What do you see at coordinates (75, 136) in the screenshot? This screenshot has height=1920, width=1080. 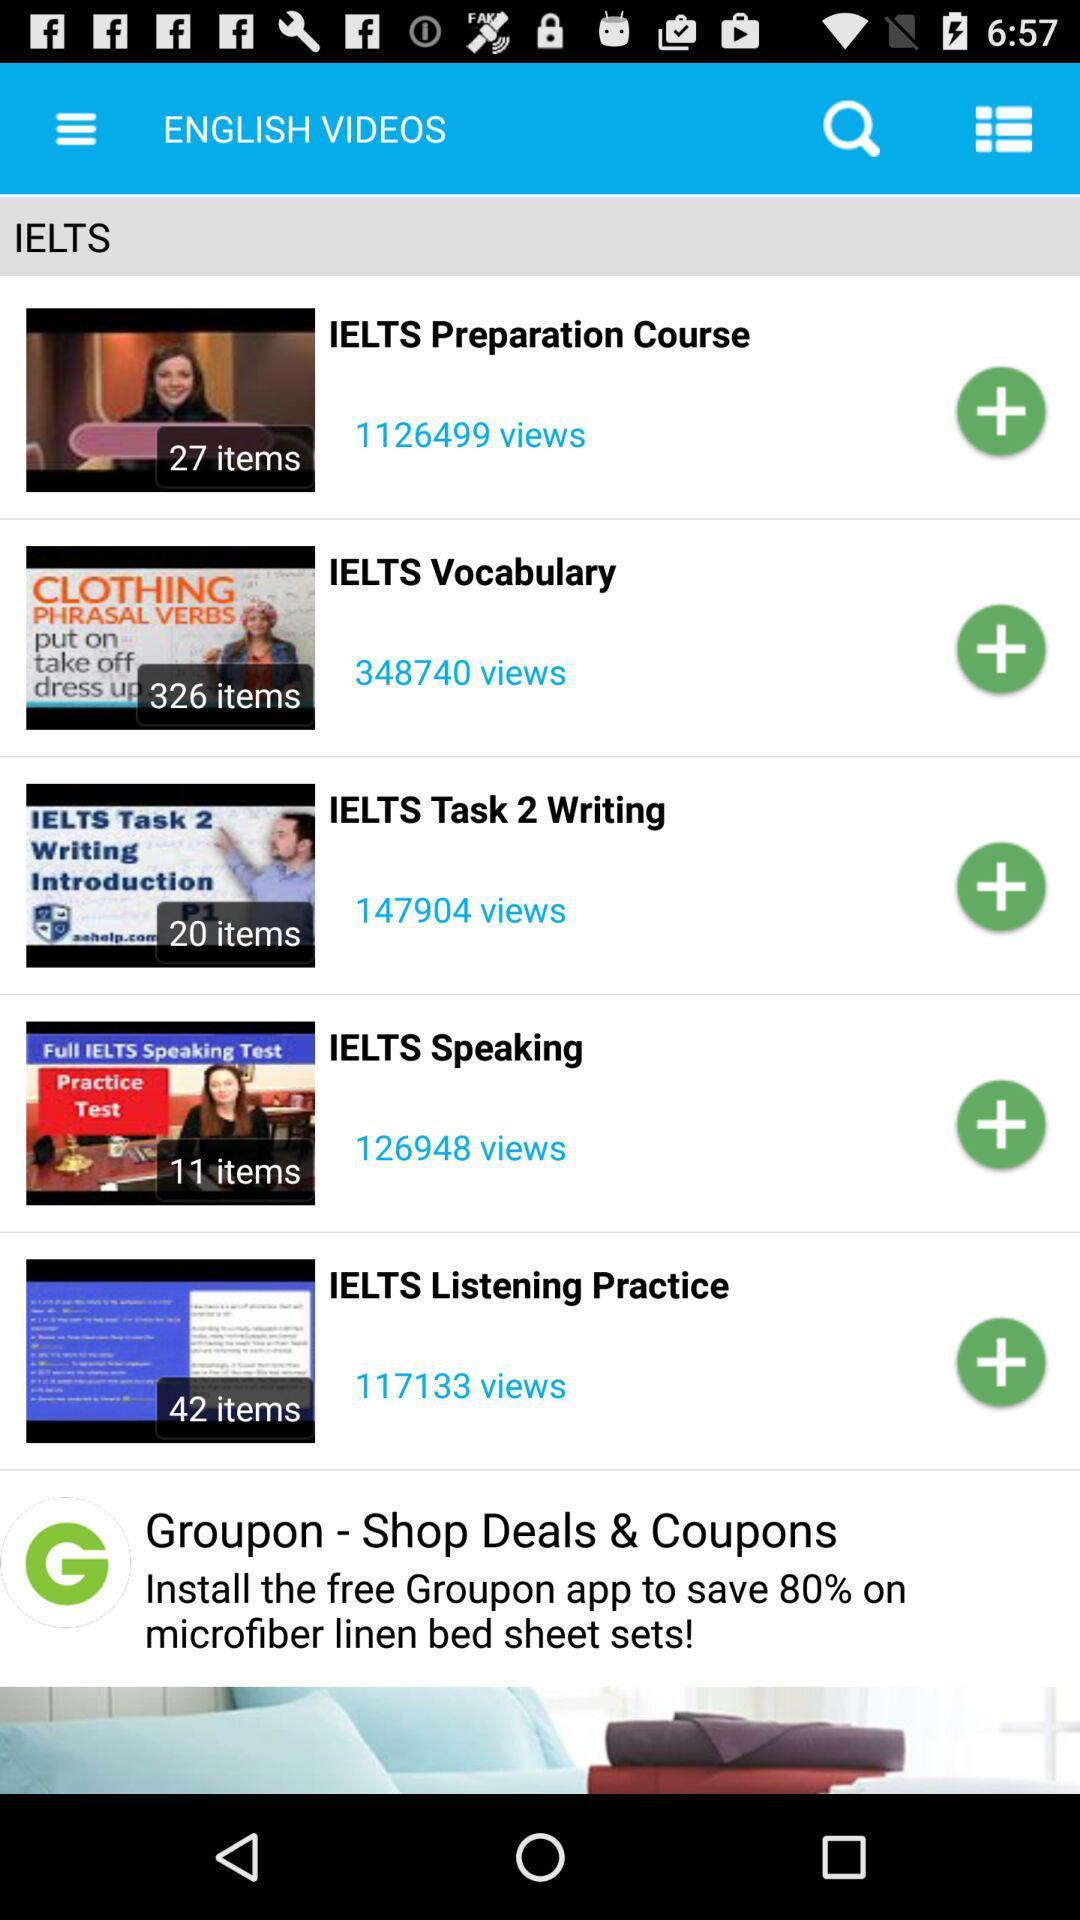 I see `the menu icon` at bounding box center [75, 136].